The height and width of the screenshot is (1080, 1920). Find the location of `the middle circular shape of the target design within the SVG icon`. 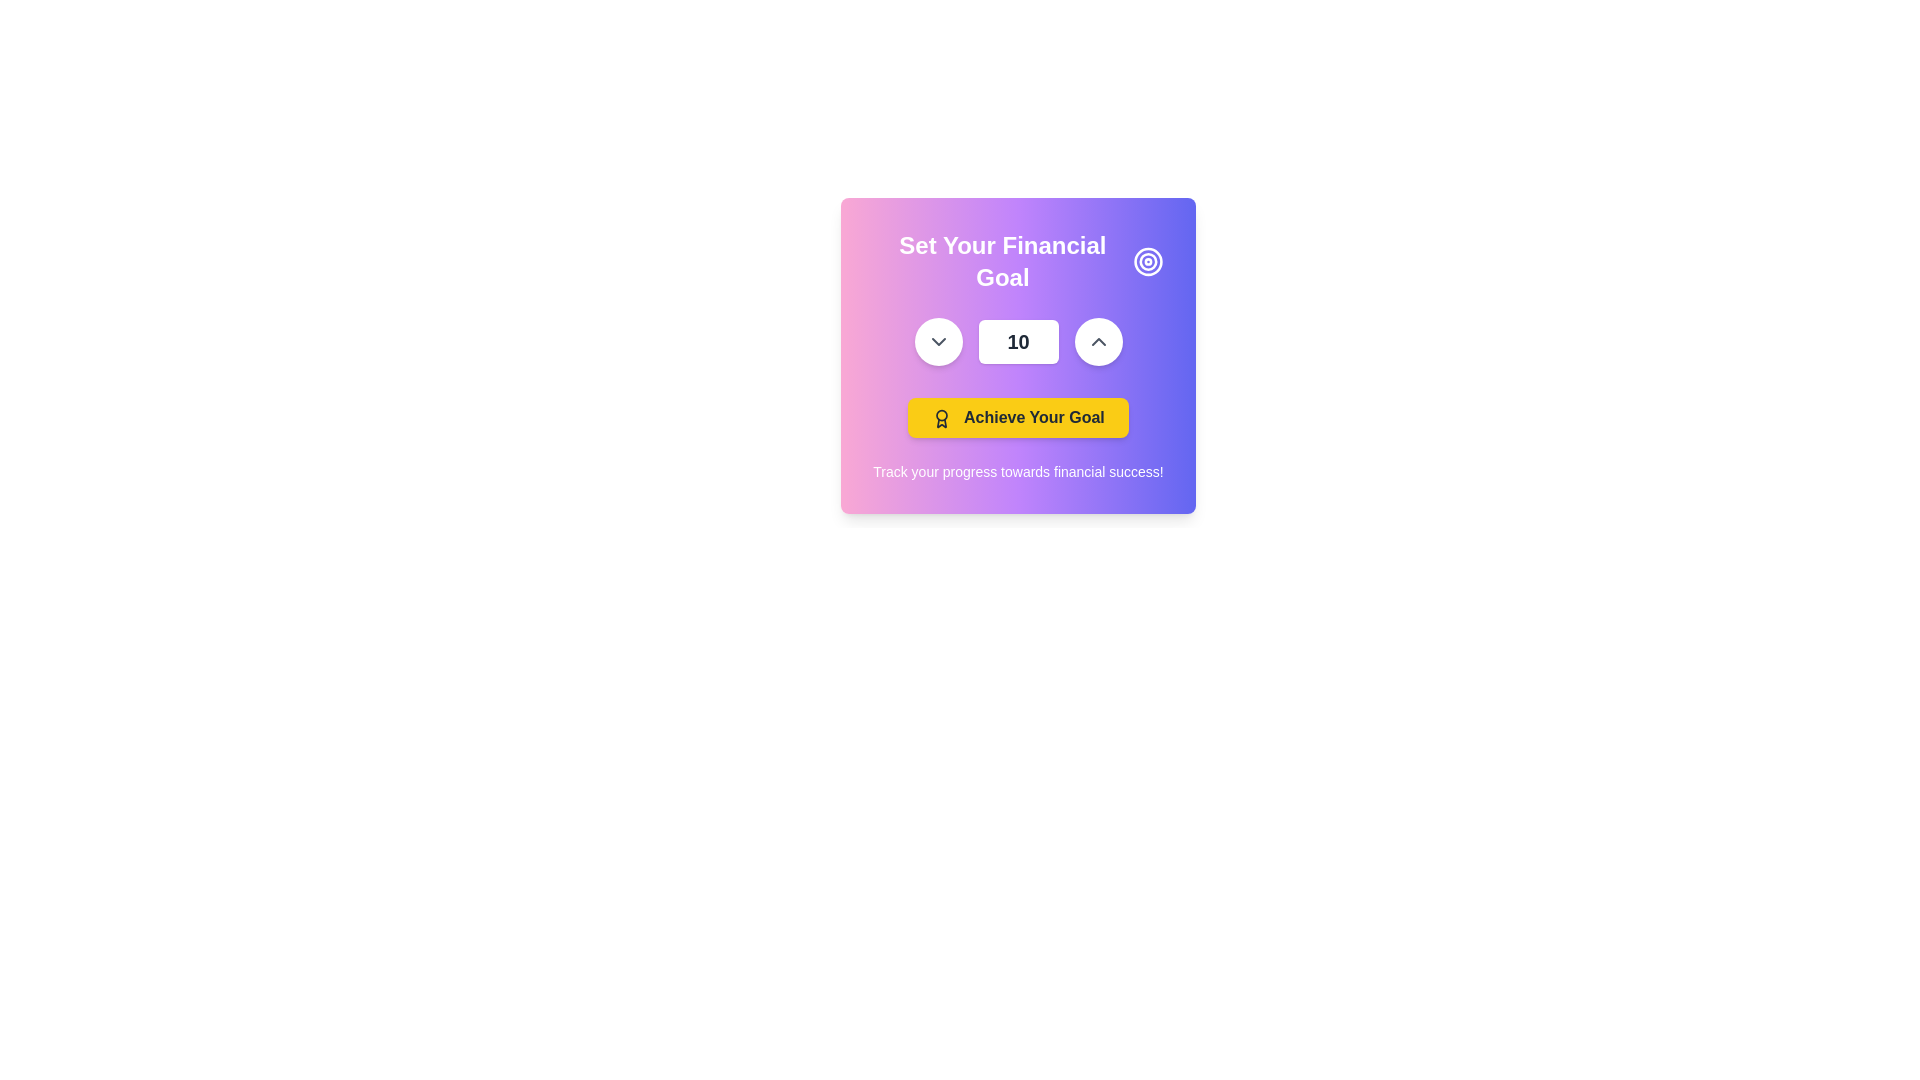

the middle circular shape of the target design within the SVG icon is located at coordinates (1148, 261).